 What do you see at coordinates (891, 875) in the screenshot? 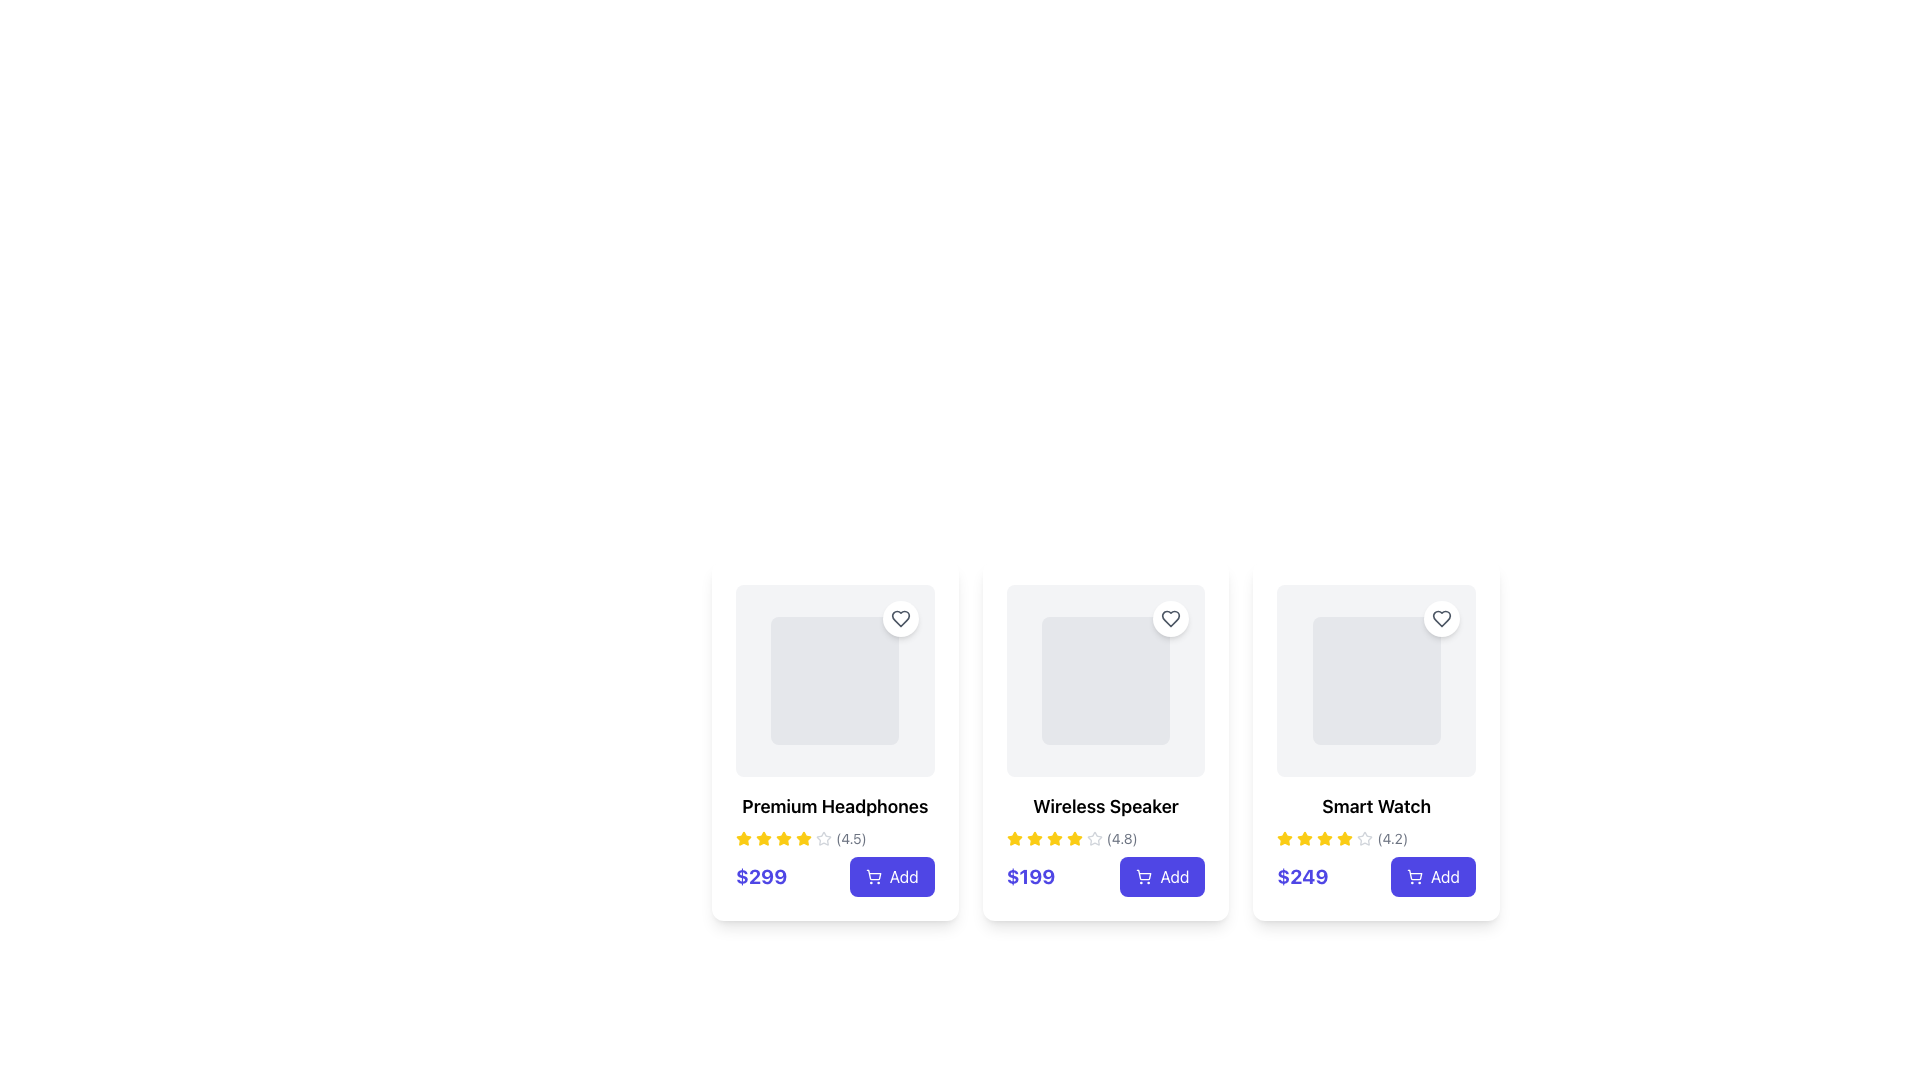
I see `the 'Add to Cart' button for the 'Premium Headphones' product` at bounding box center [891, 875].